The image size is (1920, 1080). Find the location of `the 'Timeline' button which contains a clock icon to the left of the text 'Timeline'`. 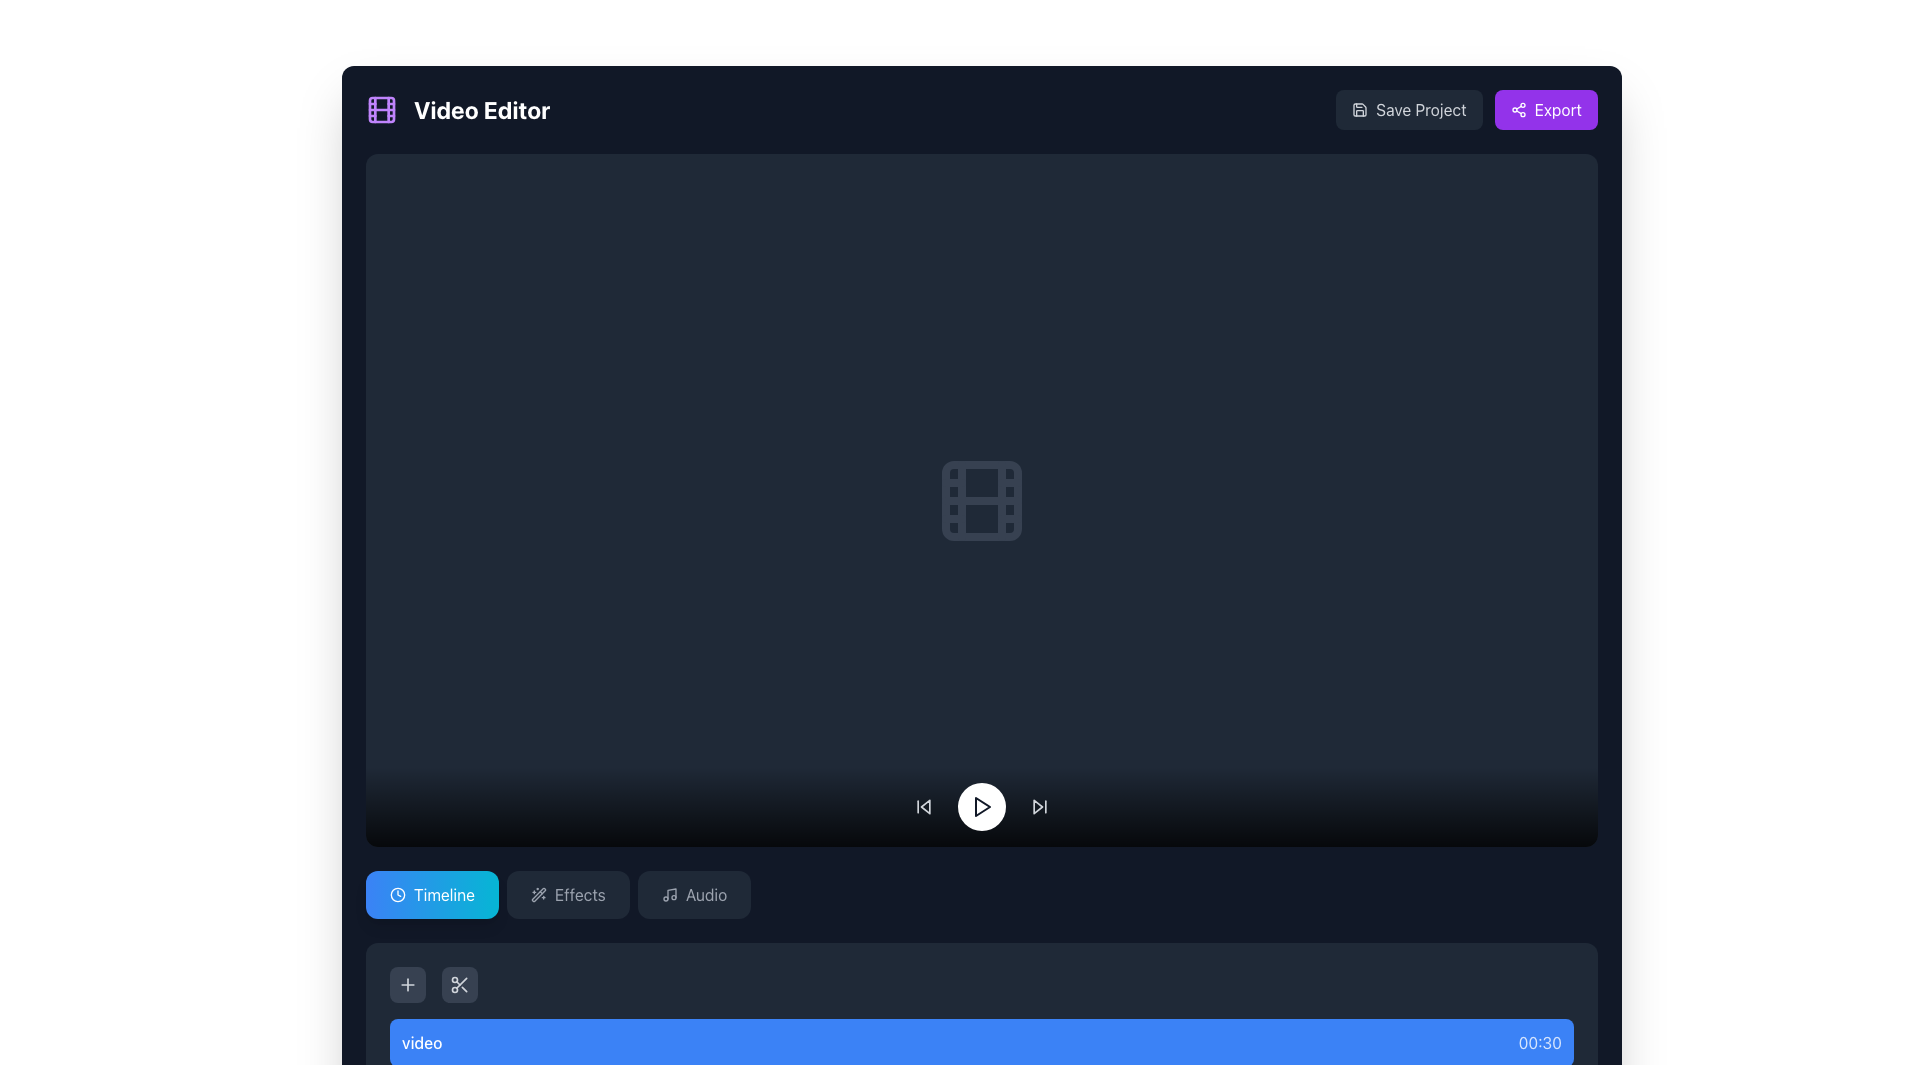

the 'Timeline' button which contains a clock icon to the left of the text 'Timeline' is located at coordinates (398, 893).